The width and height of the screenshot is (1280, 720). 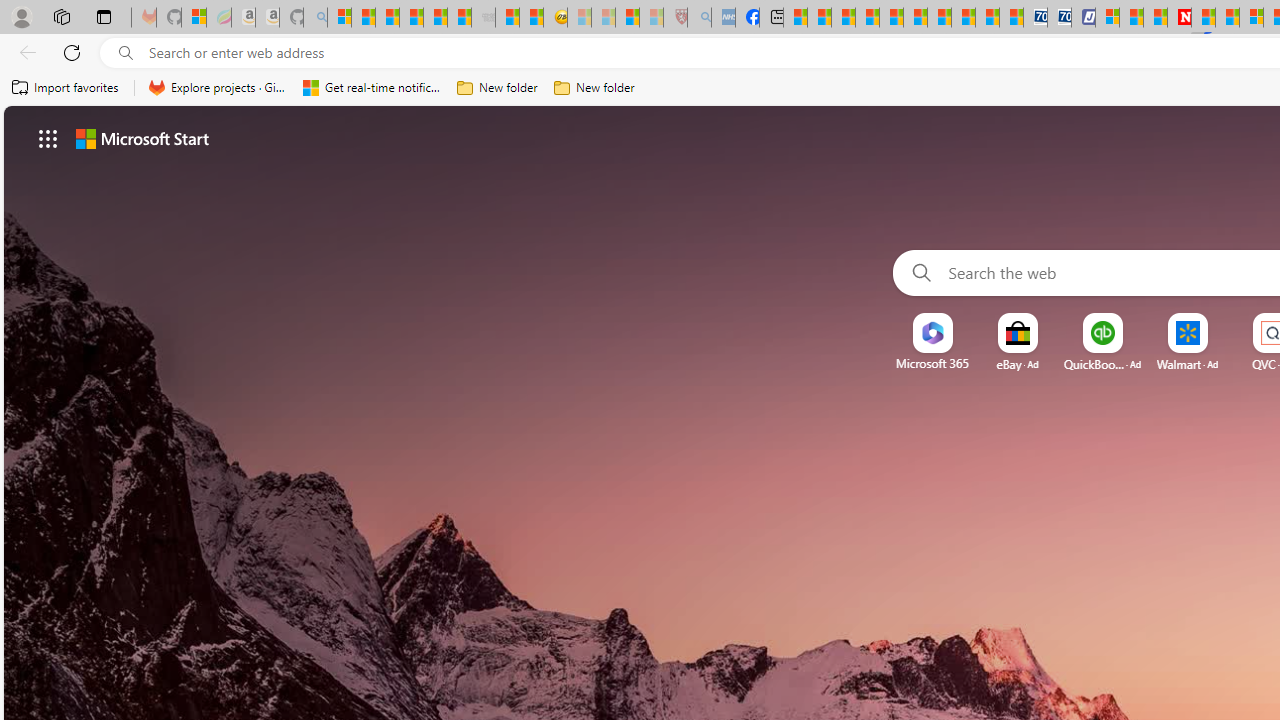 What do you see at coordinates (1202, 17) in the screenshot?
I see `'Trusted Community Engagement and Contributions | Guidelines'` at bounding box center [1202, 17].